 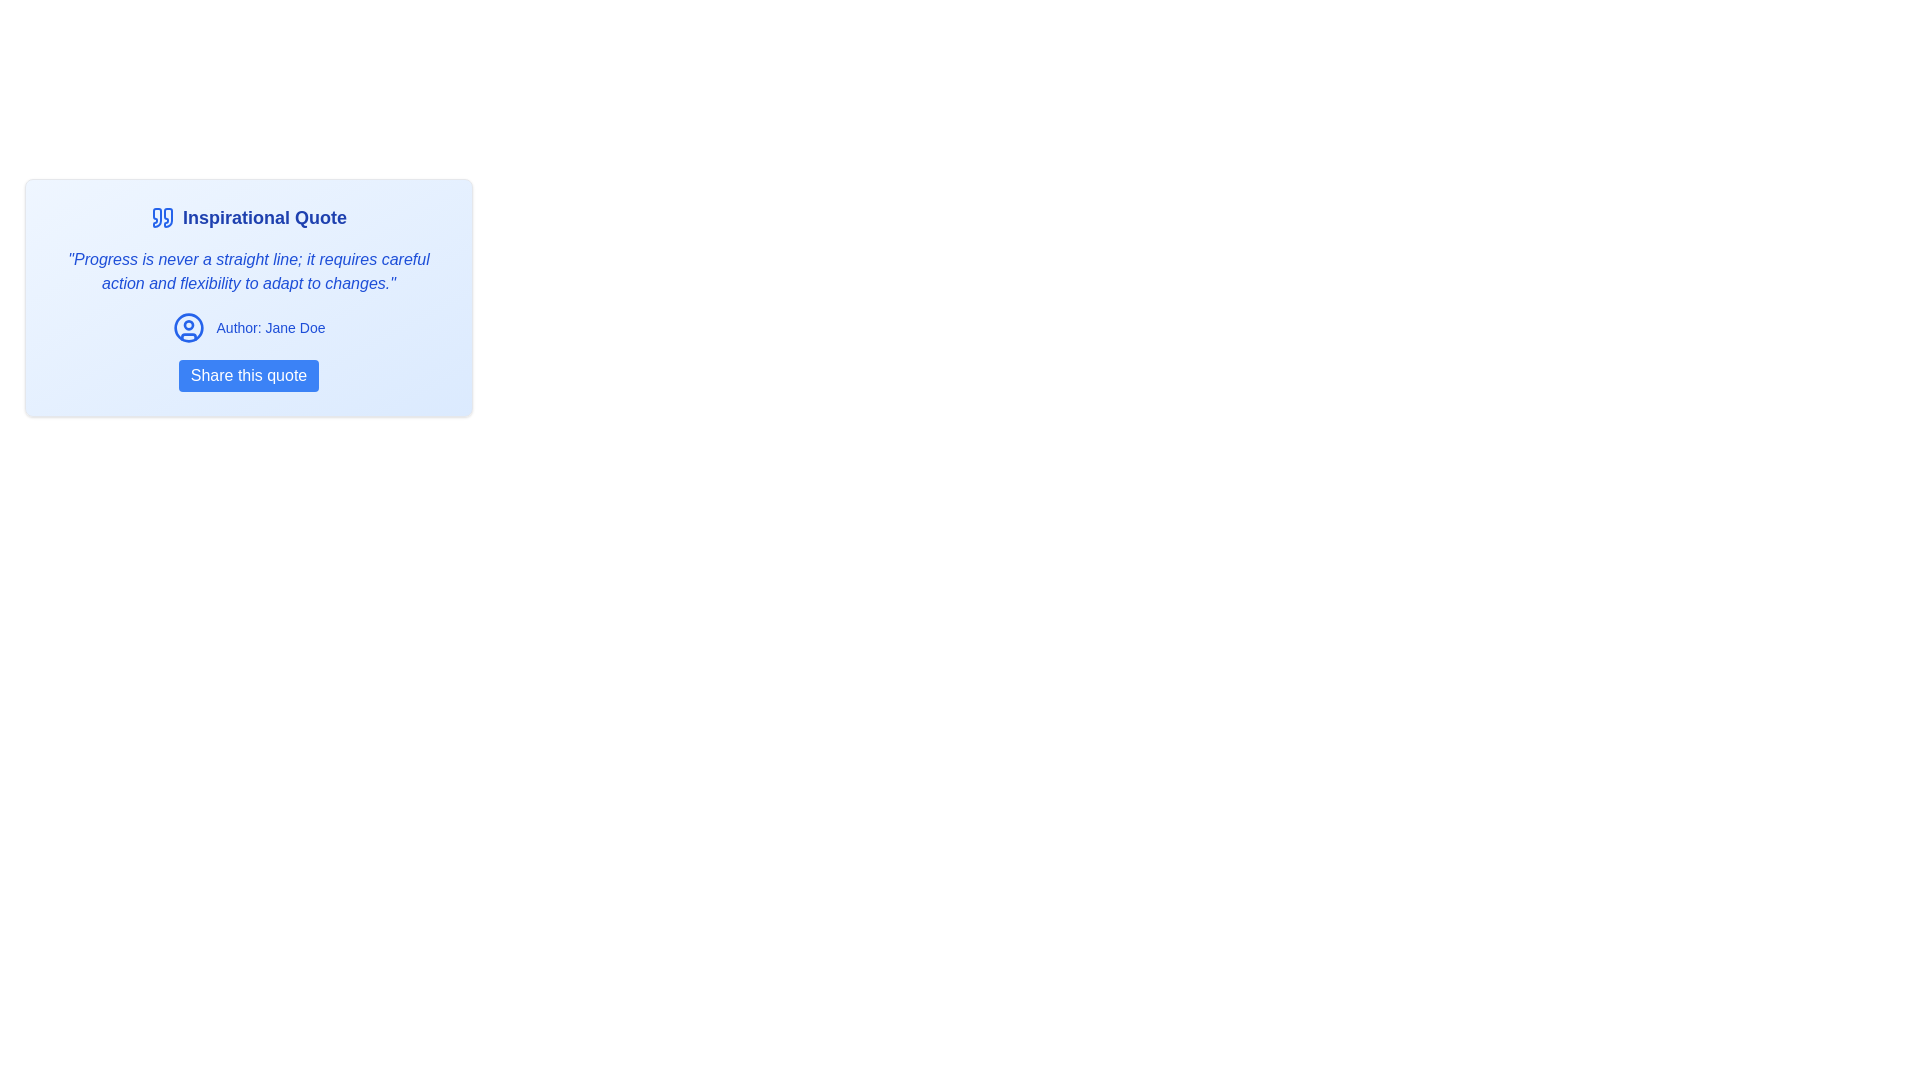 What do you see at coordinates (248, 375) in the screenshot?
I see `the share button located at the bottom of the card layout, centered below the 'Author: Jane Doe' text` at bounding box center [248, 375].